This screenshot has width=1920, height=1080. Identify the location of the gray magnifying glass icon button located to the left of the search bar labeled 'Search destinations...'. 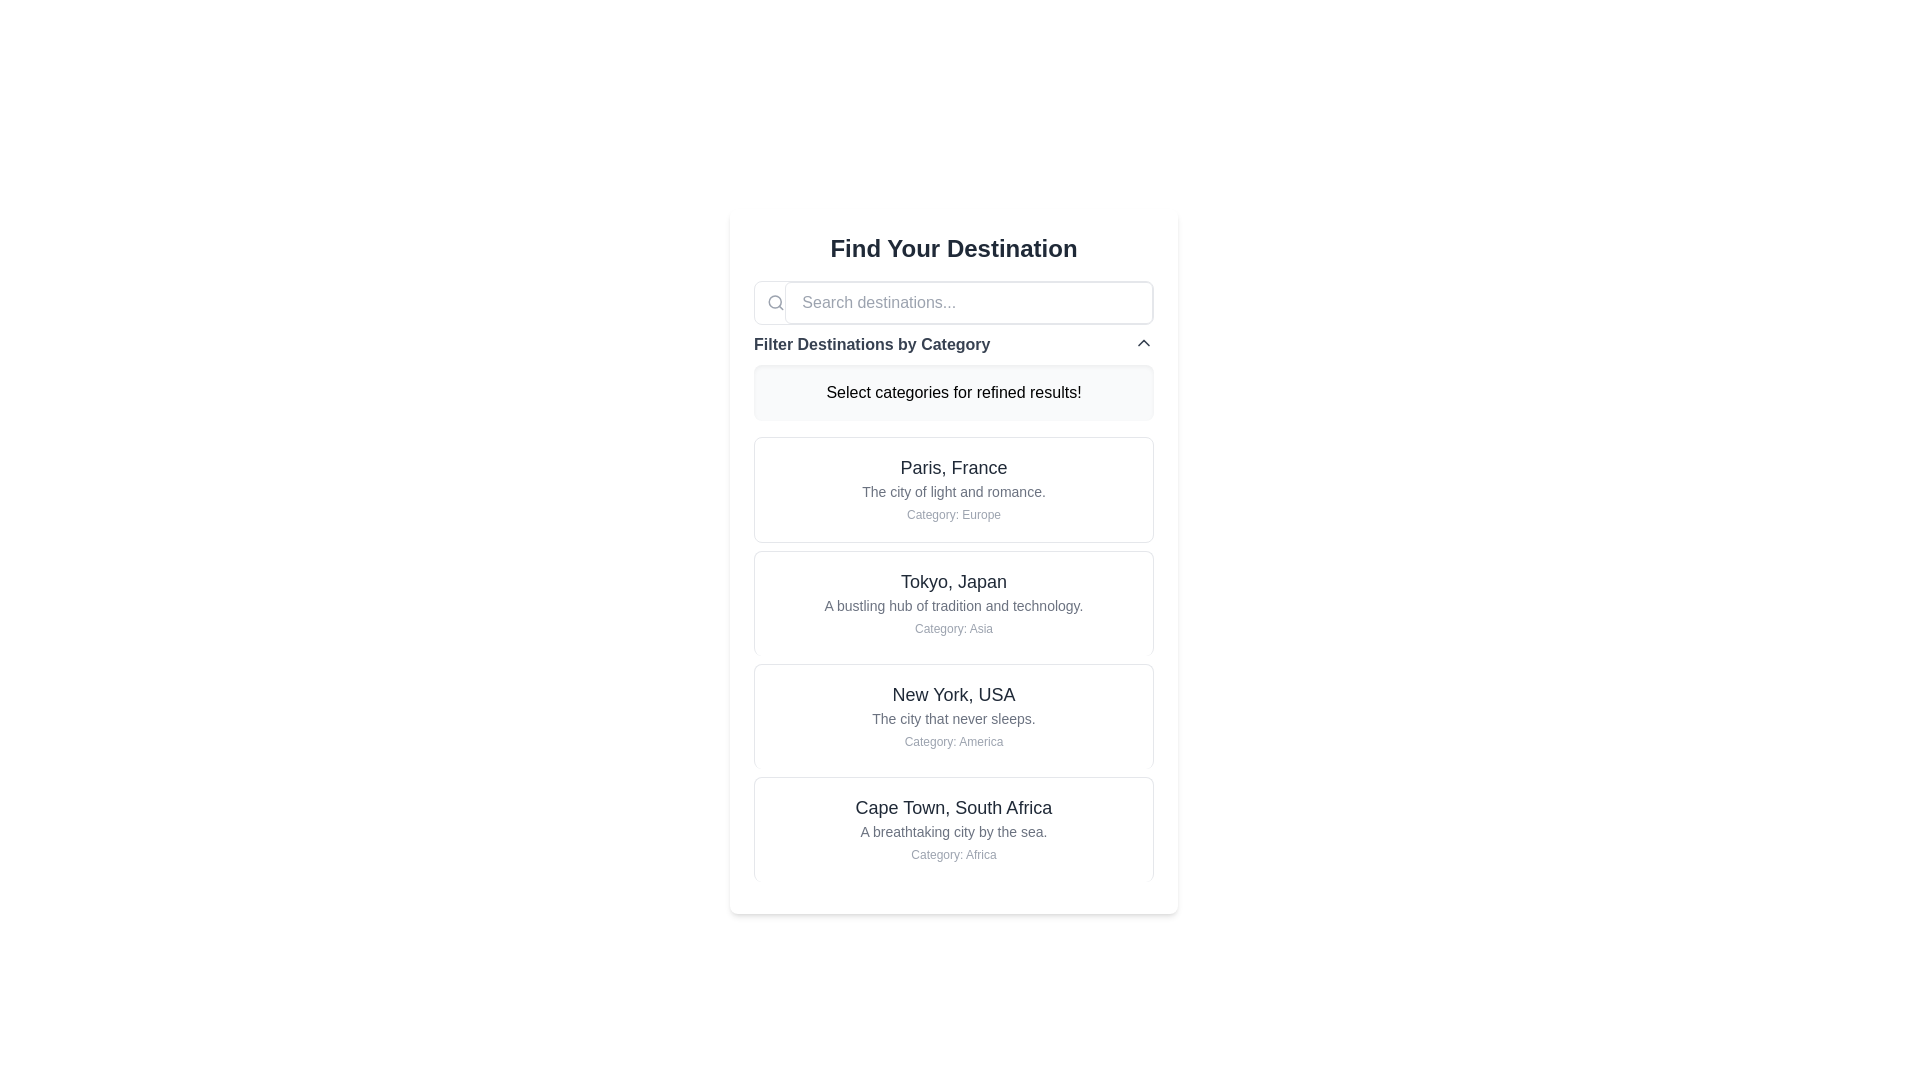
(775, 303).